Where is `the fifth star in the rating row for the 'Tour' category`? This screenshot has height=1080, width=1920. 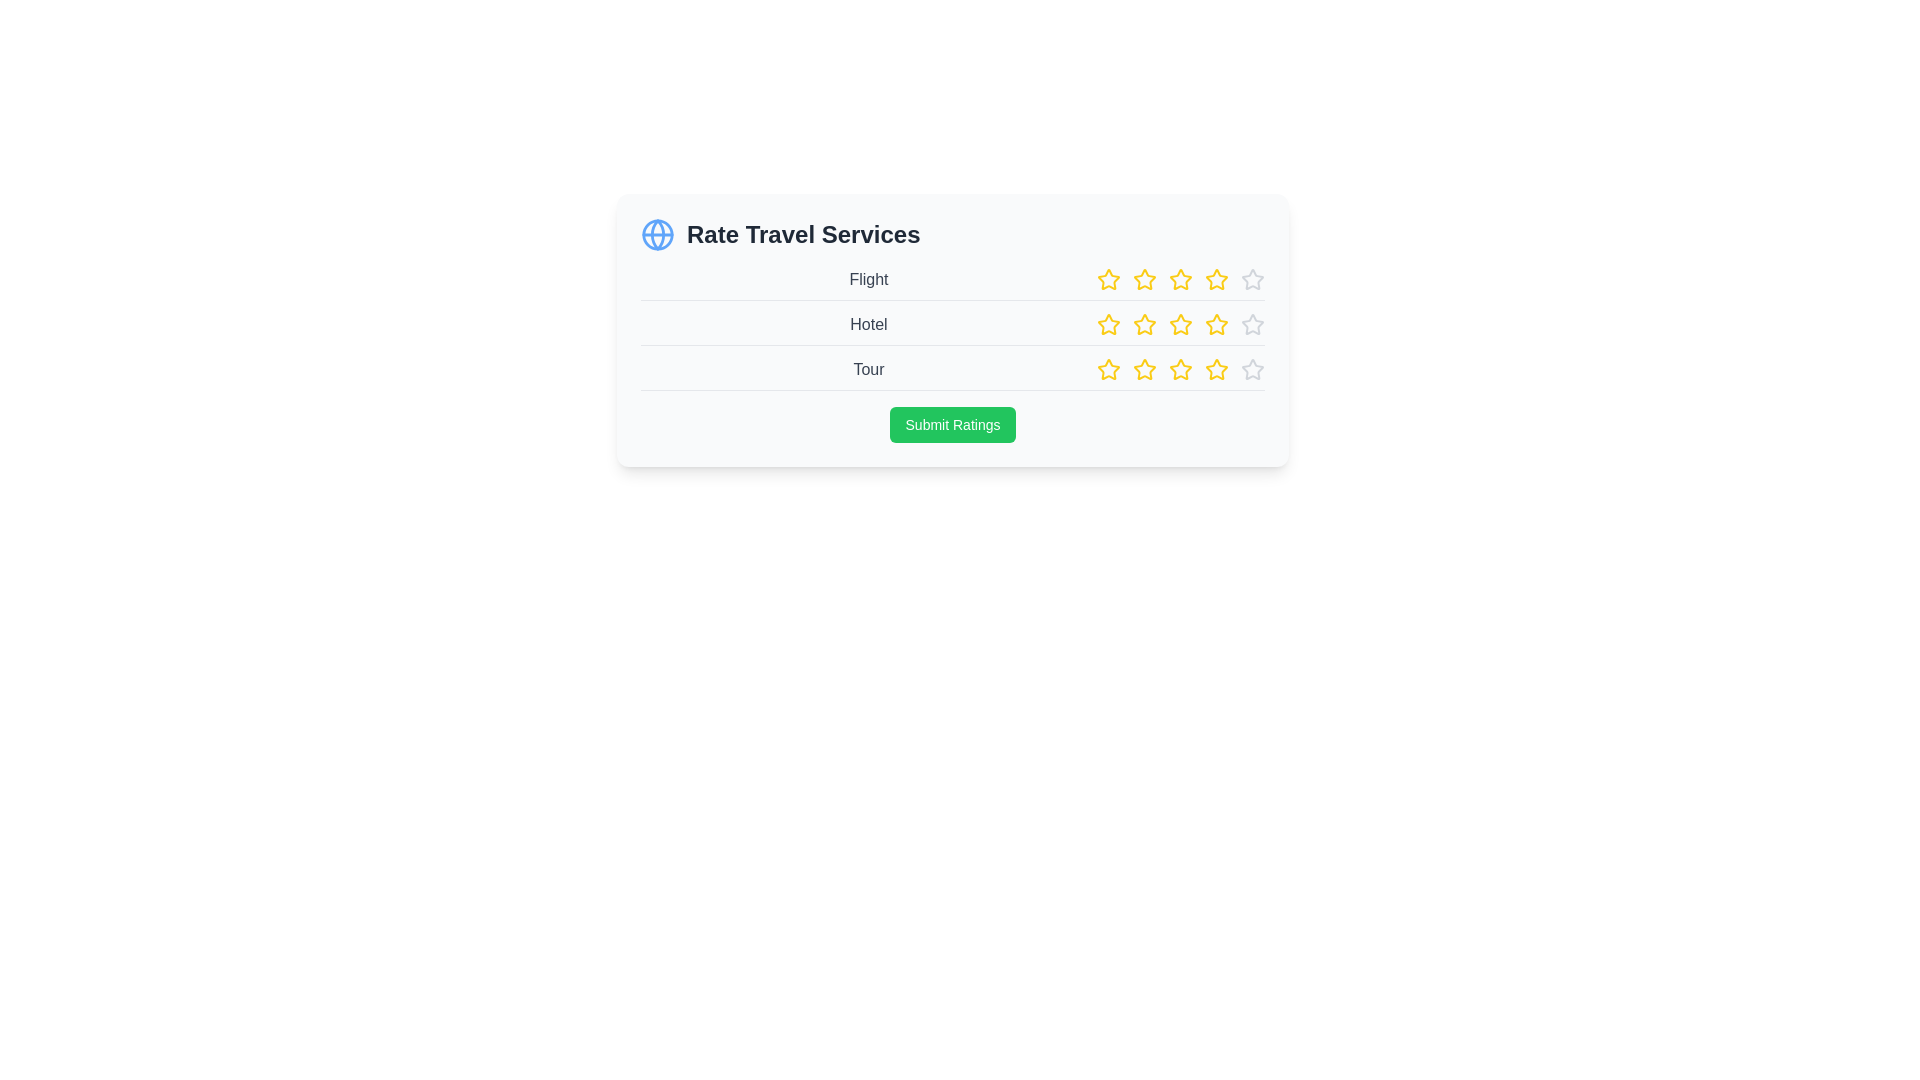
the fifth star in the rating row for the 'Tour' category is located at coordinates (1145, 369).